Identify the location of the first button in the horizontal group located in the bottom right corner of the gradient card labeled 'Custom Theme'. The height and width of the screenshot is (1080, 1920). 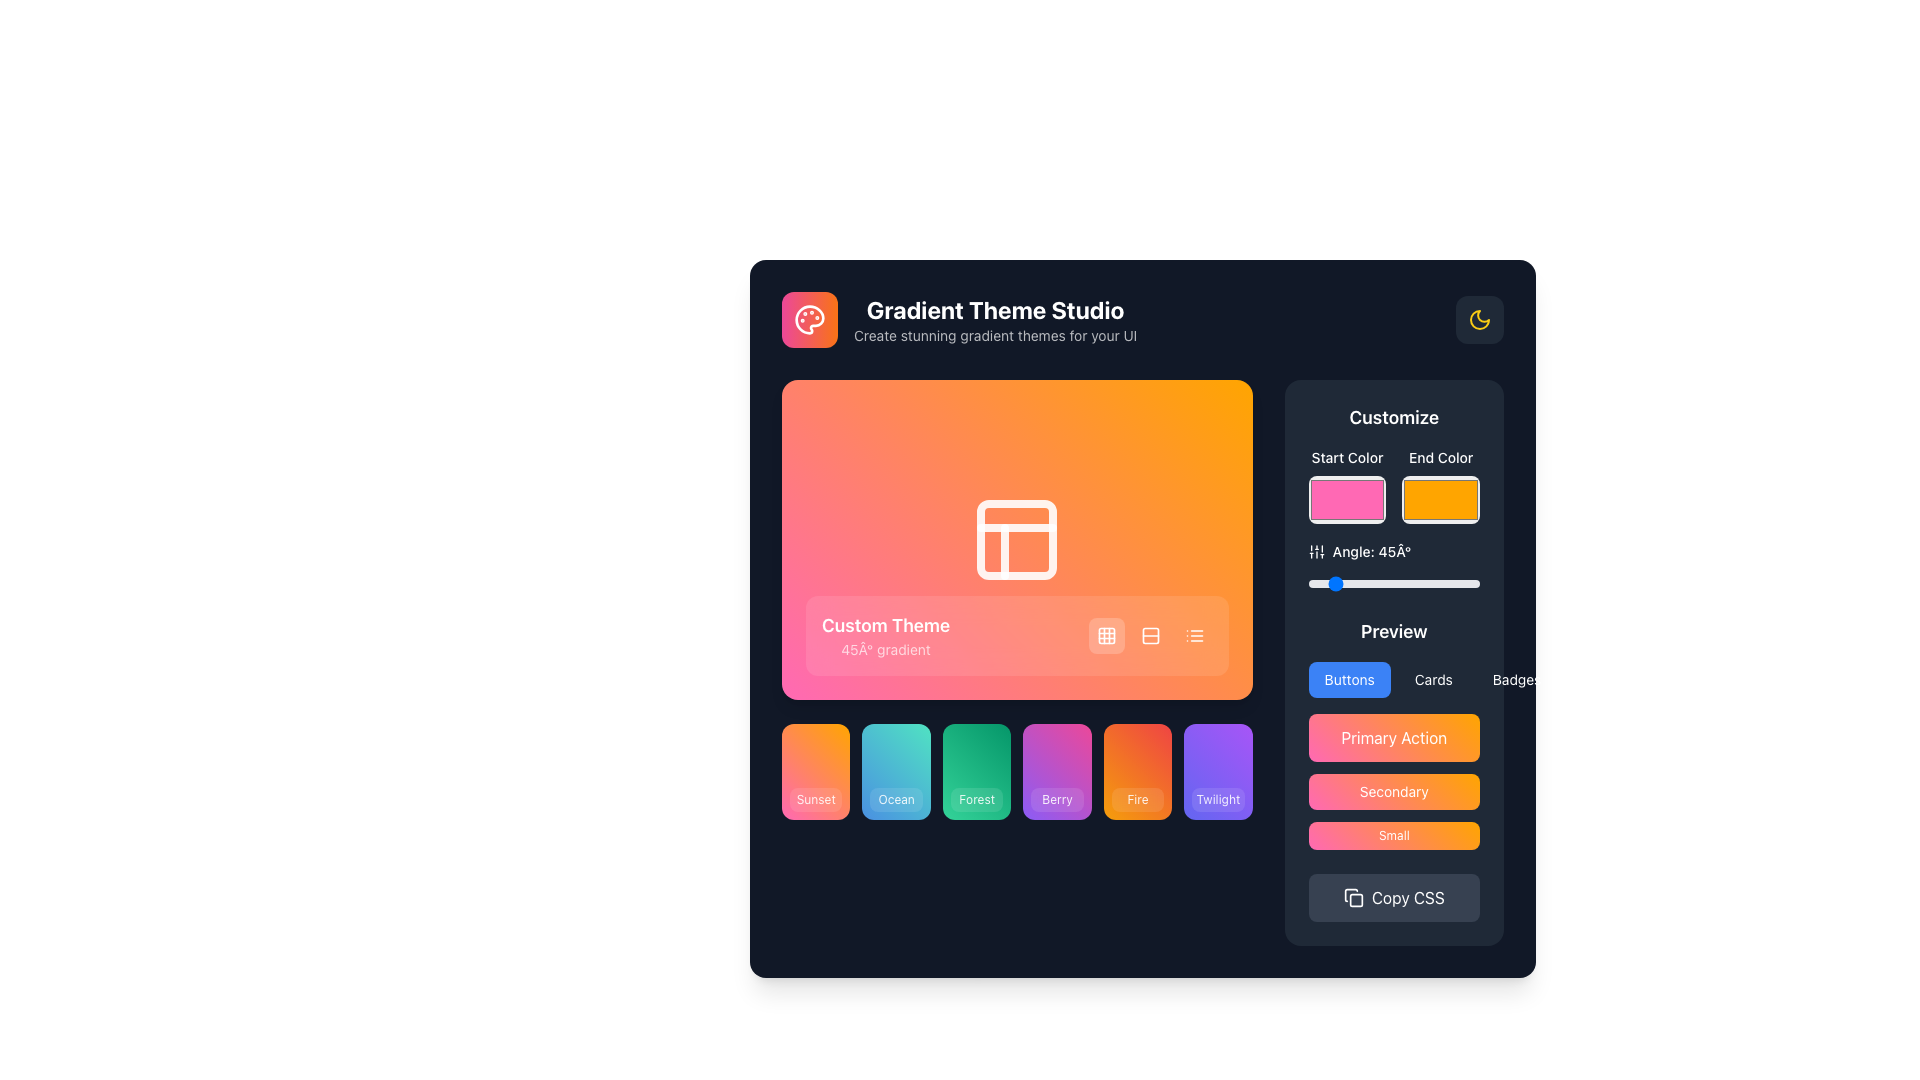
(1105, 636).